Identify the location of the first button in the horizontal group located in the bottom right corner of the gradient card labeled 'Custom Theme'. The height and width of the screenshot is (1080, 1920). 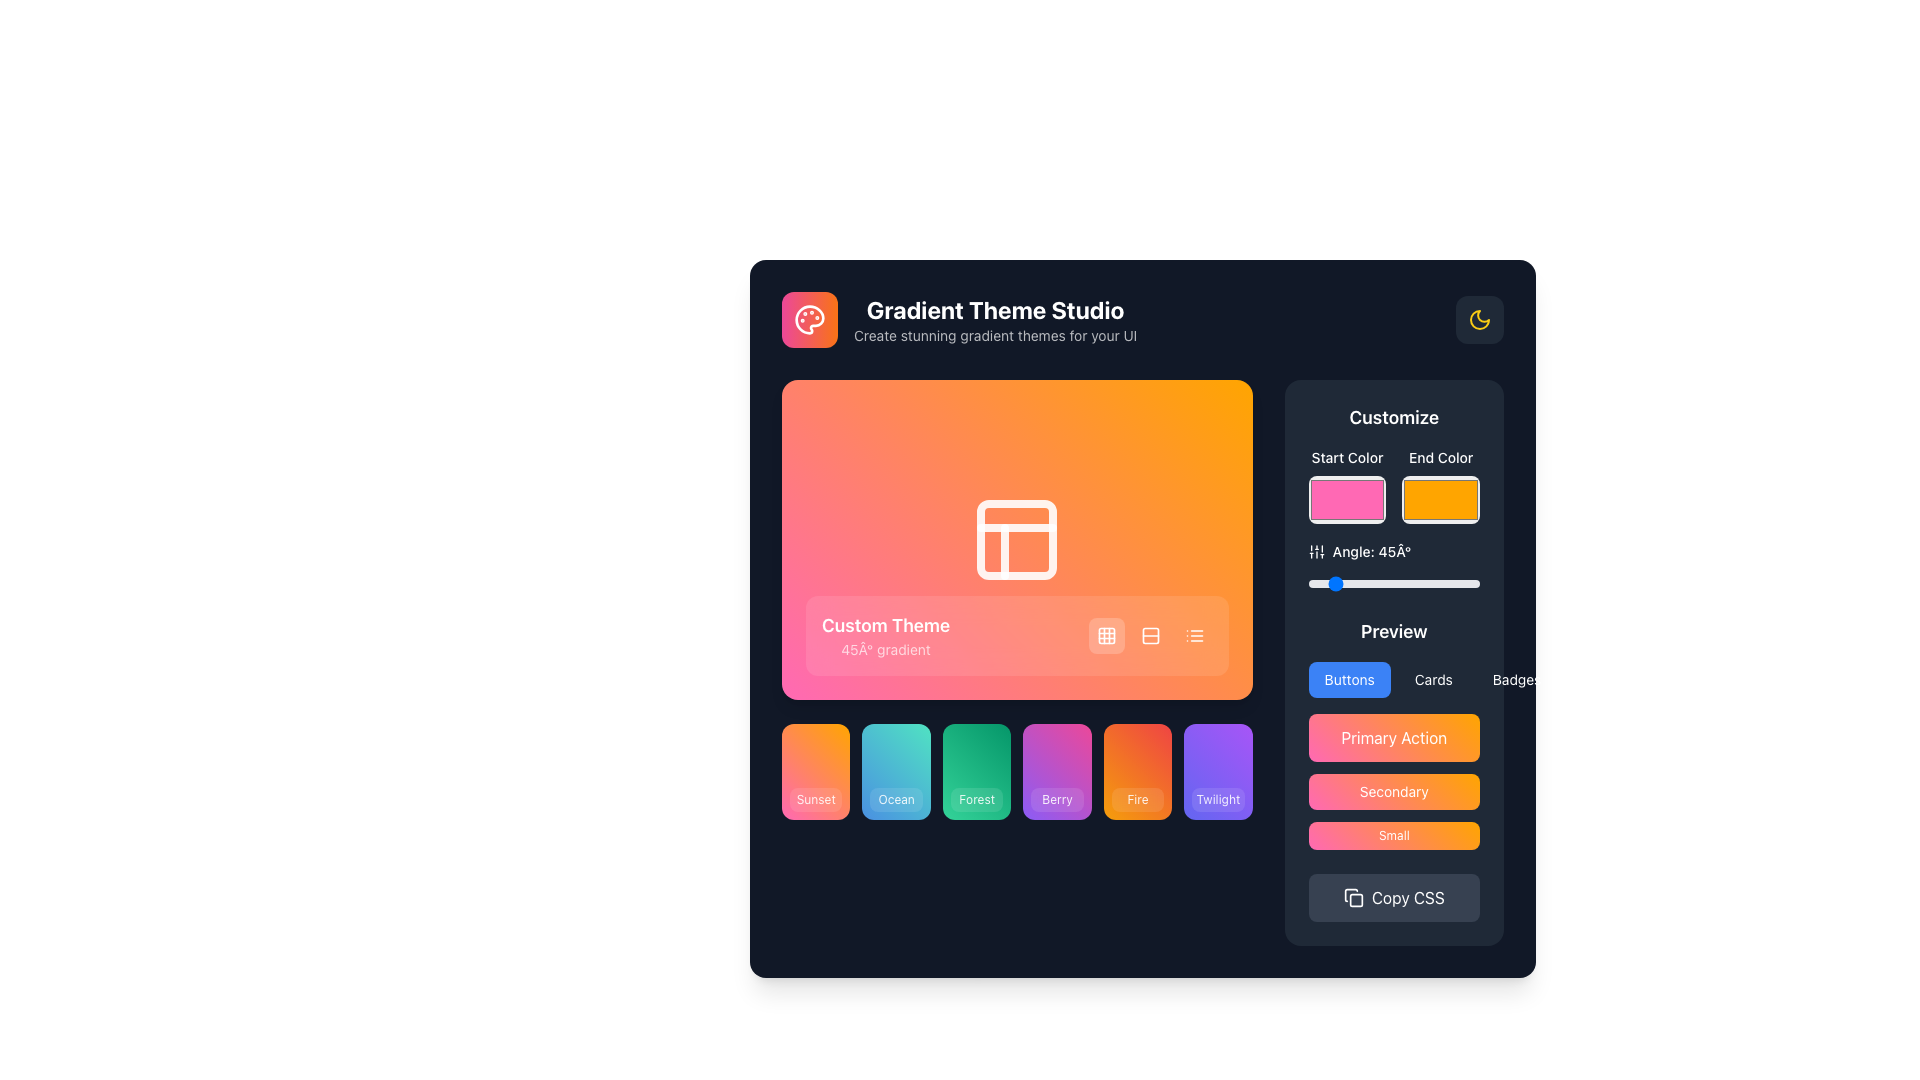
(1105, 636).